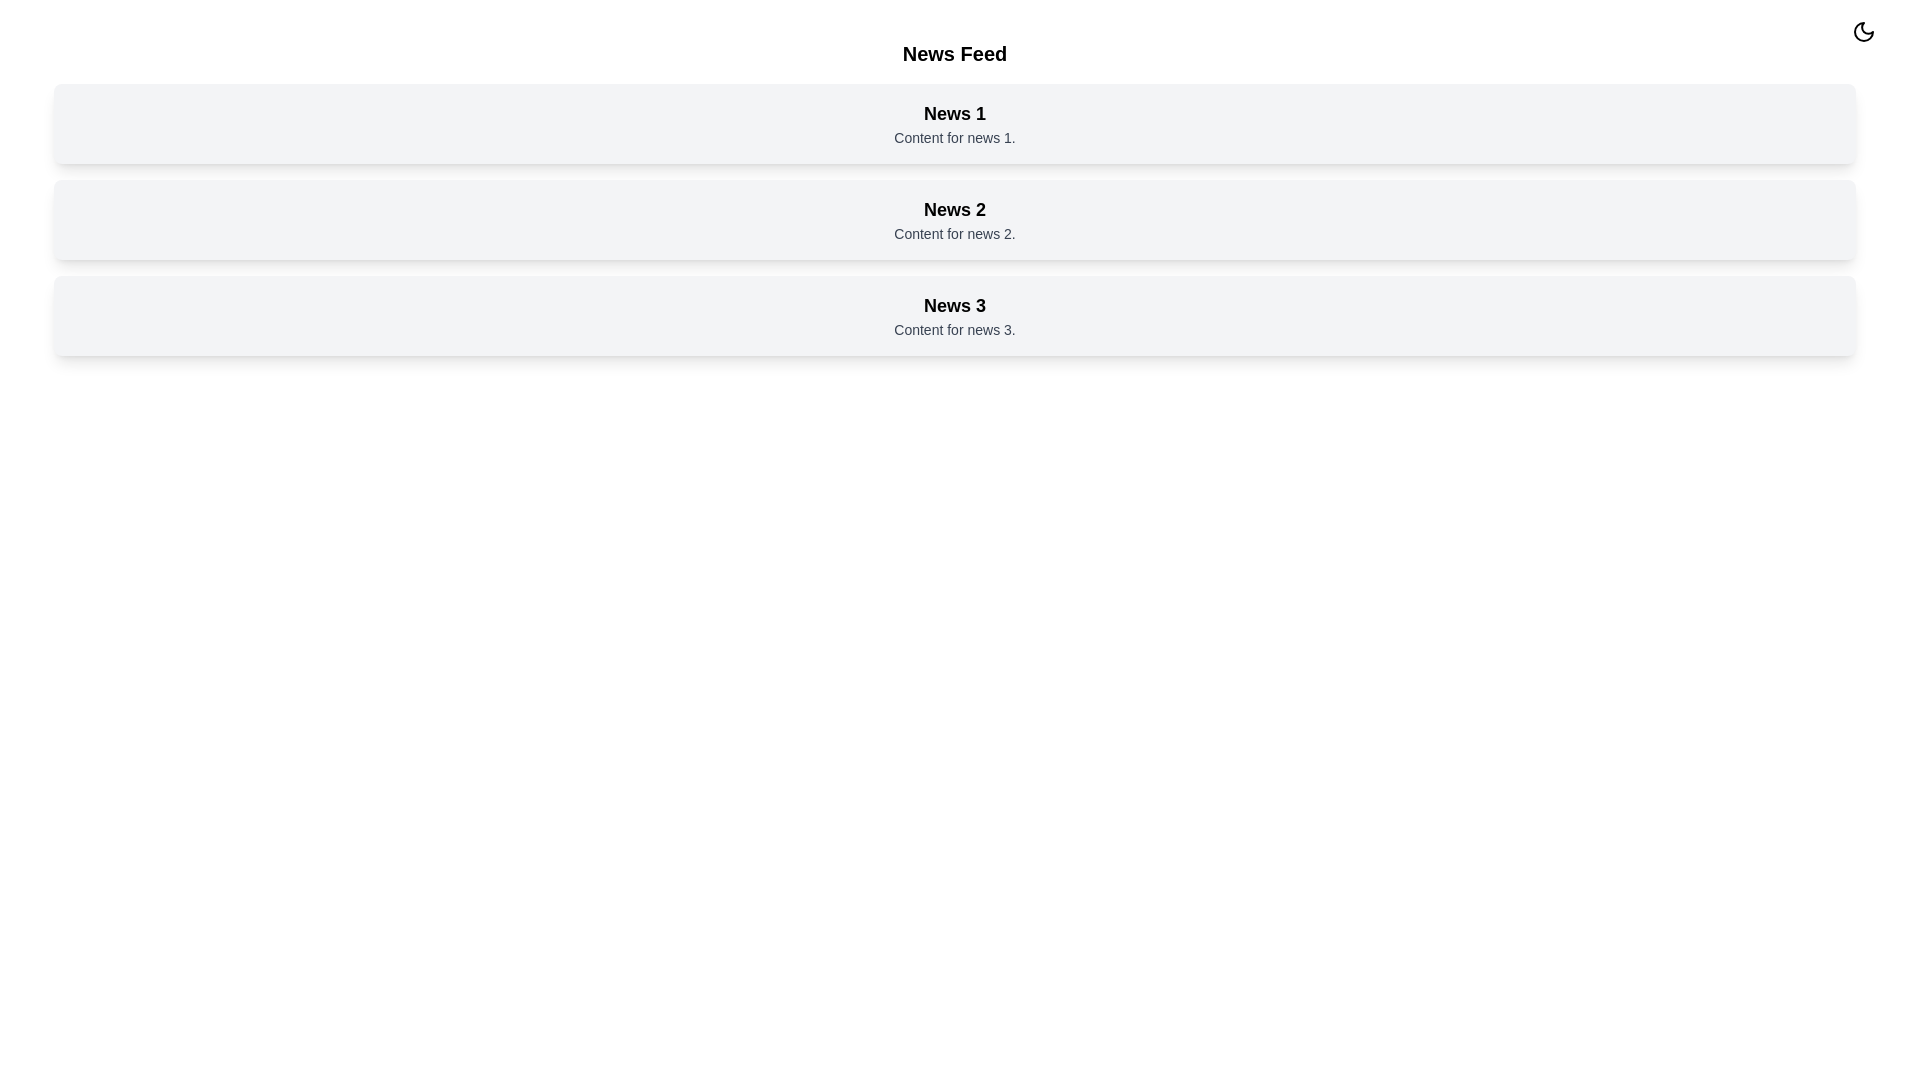  Describe the element at coordinates (954, 209) in the screenshot. I see `the Text Label that serves as the title for the second news item in the feed, located above the content for news 2, between the titles 'News 1' and 'News 3'` at that location.